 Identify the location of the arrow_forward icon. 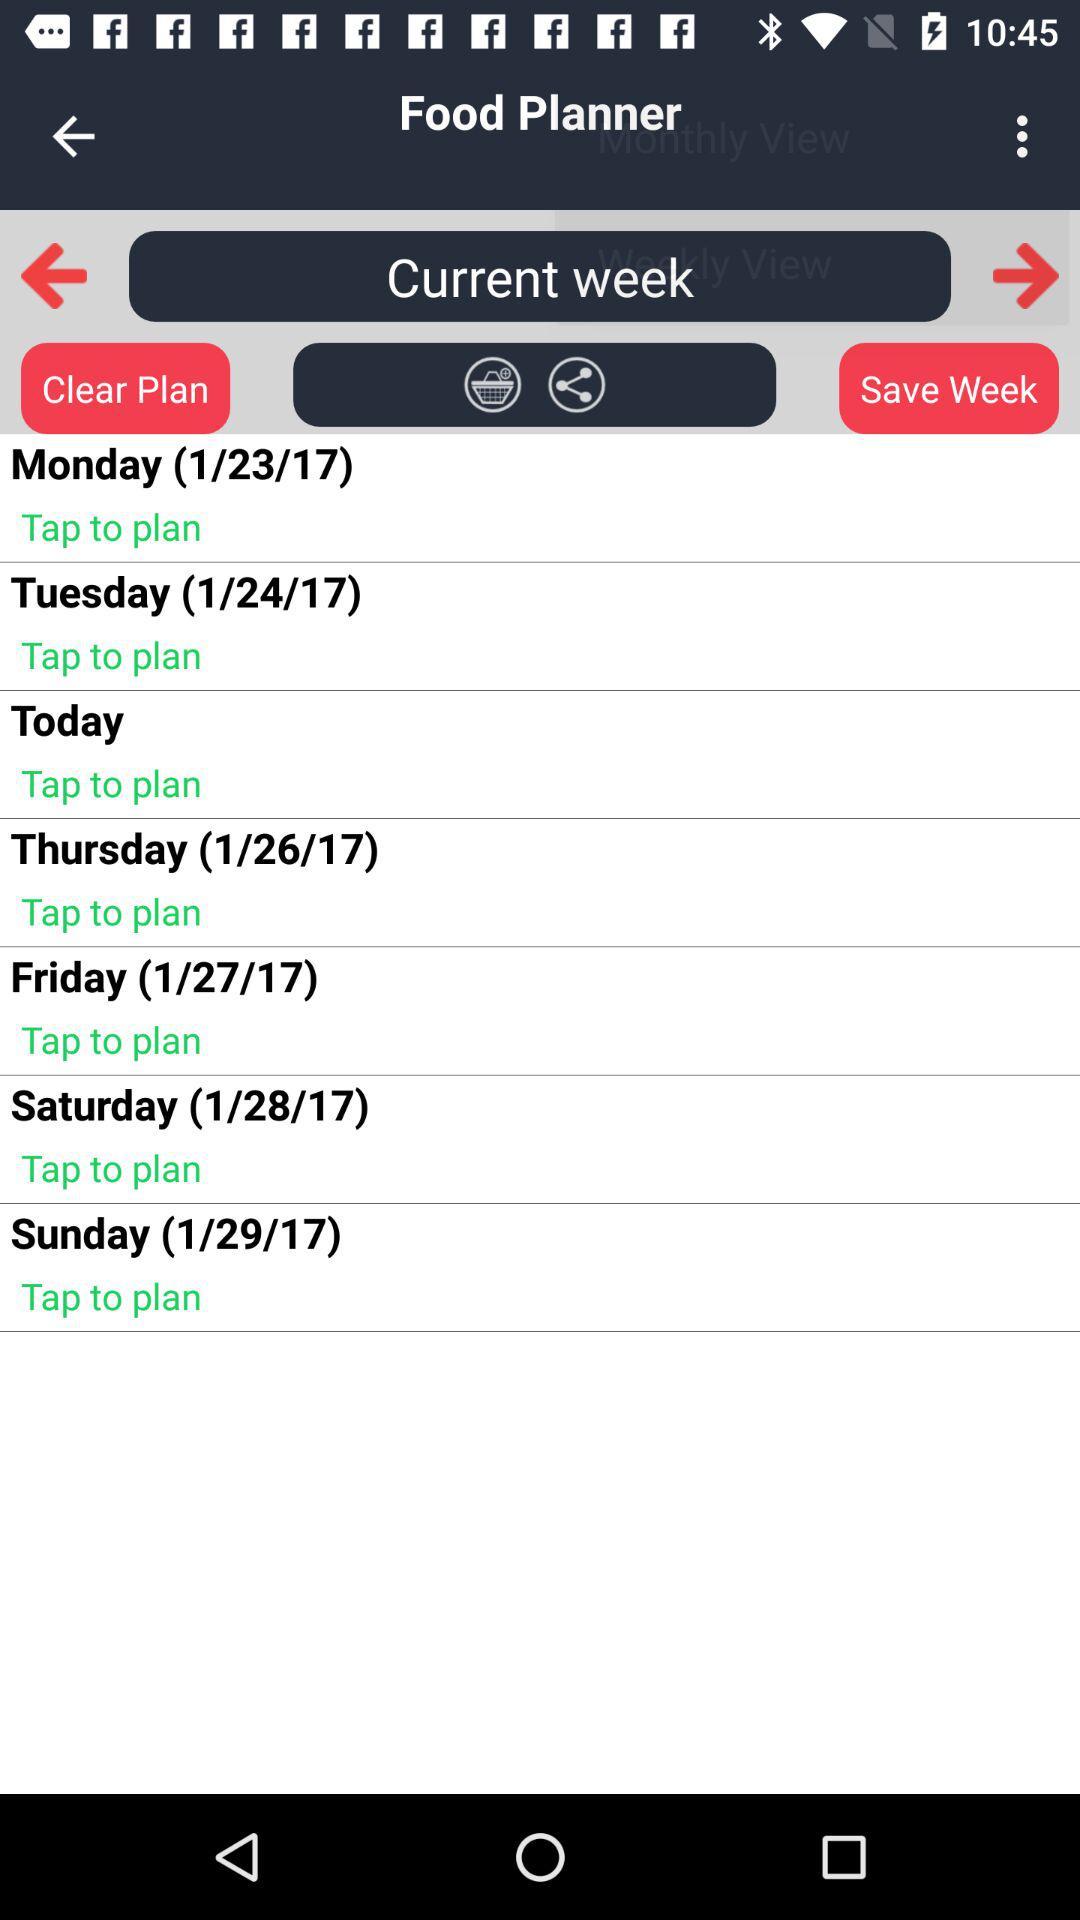
(1026, 274).